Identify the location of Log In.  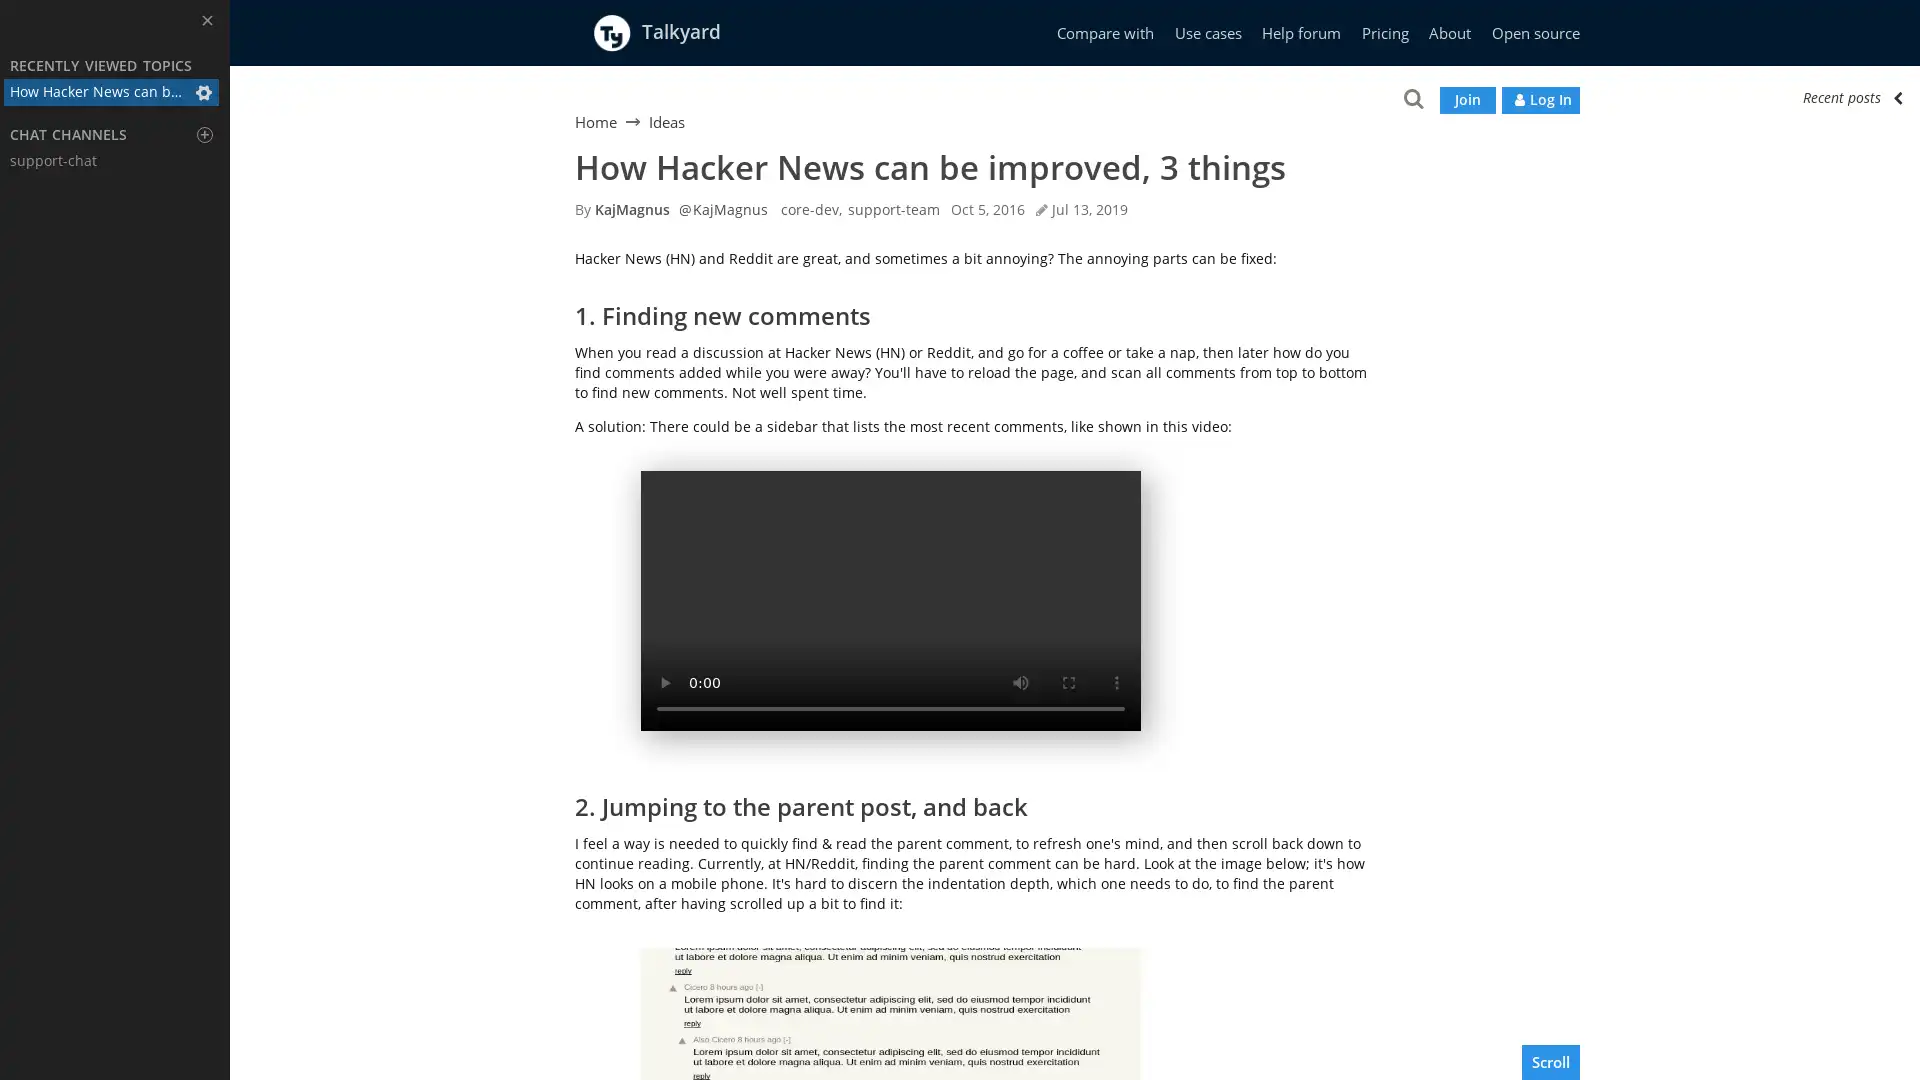
(1539, 99).